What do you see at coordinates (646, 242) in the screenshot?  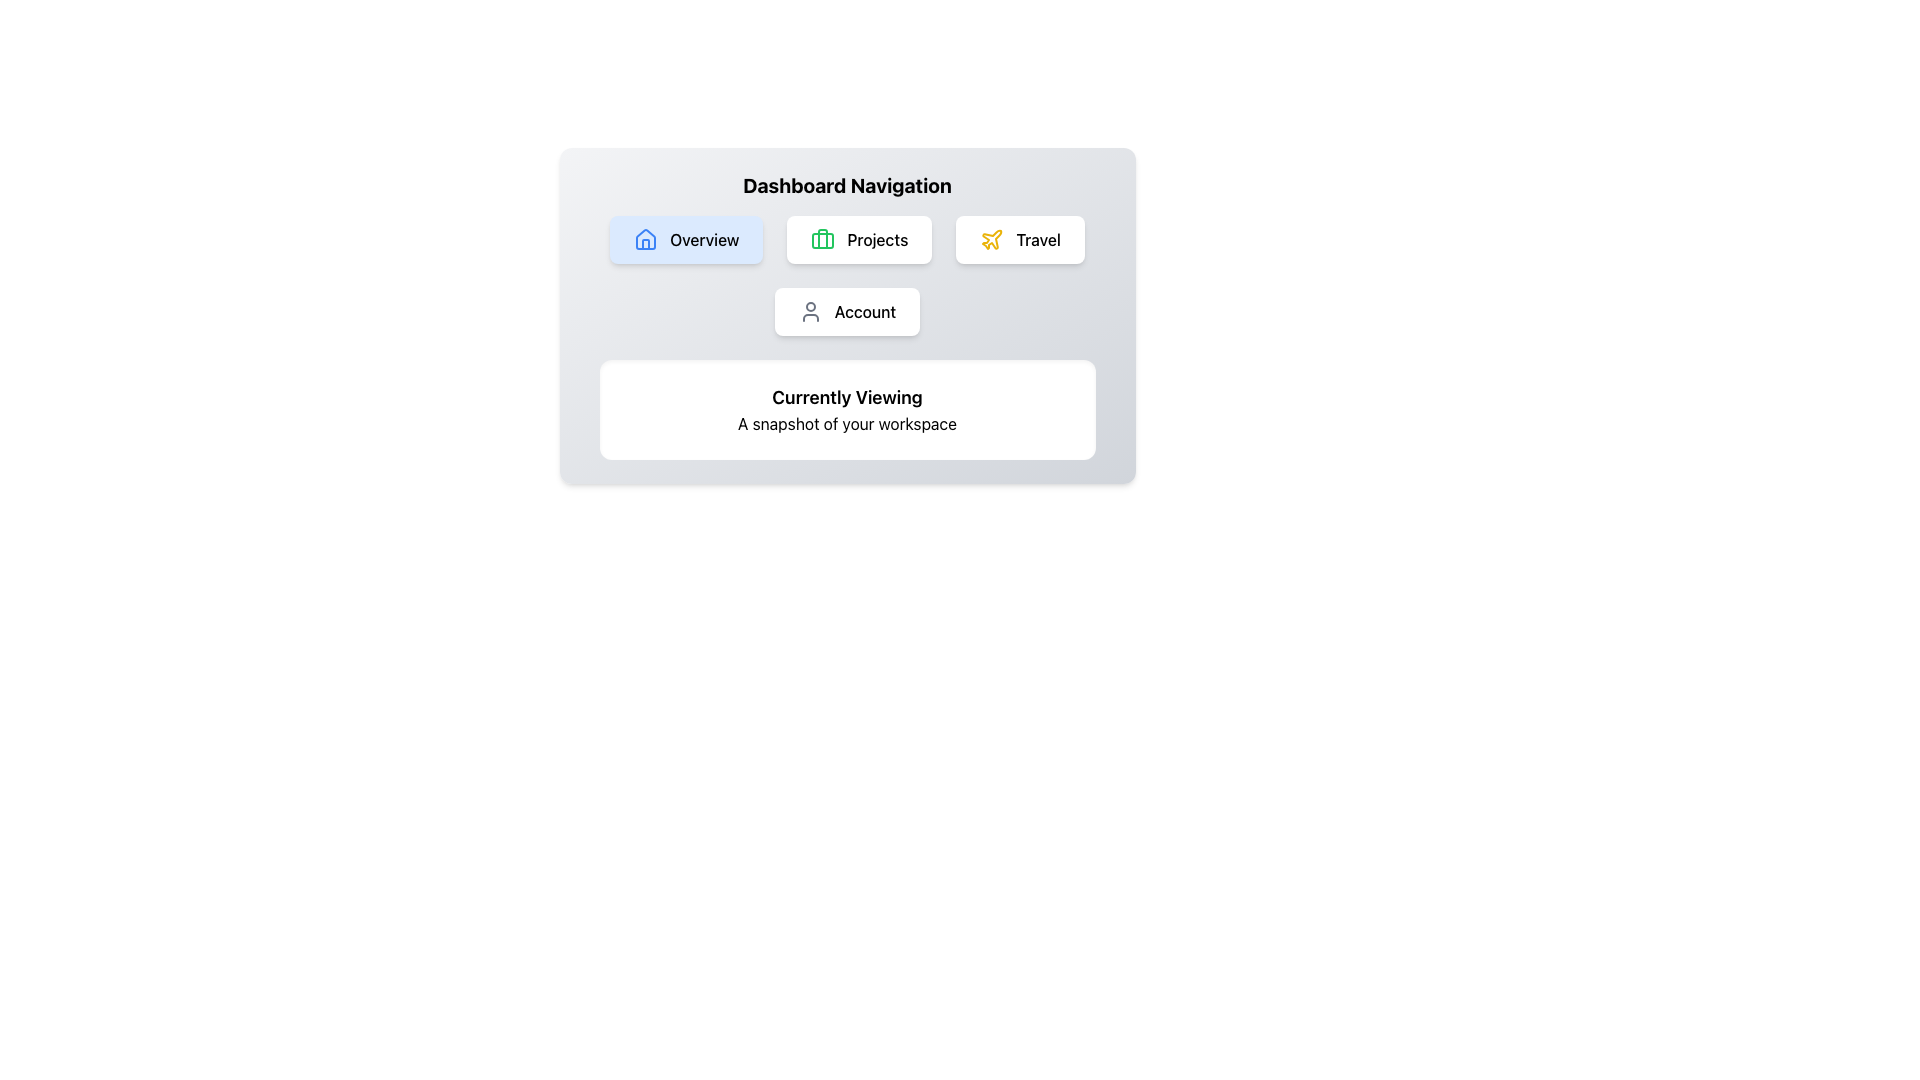 I see `the house icon, which includes a blue rectangular door shape` at bounding box center [646, 242].